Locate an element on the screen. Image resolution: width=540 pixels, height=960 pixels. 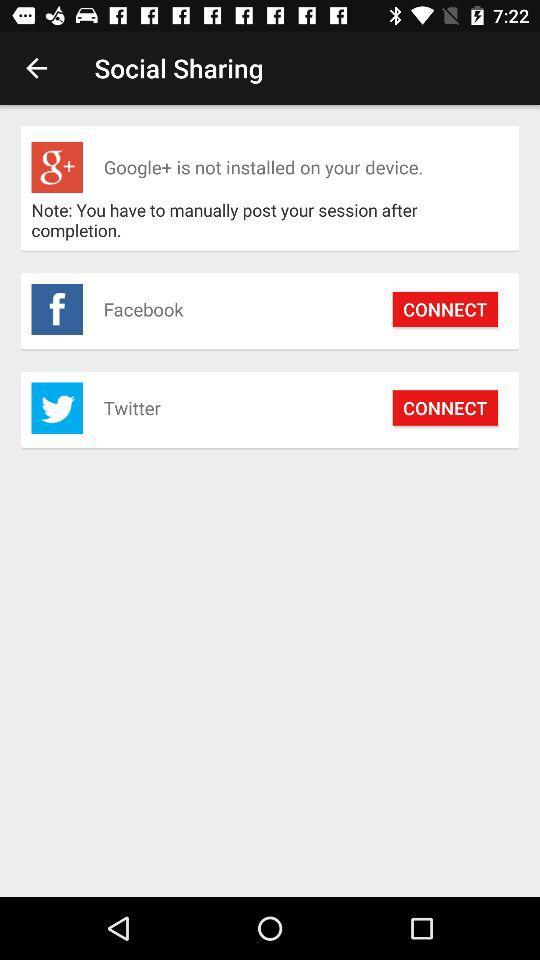
icon next to the social sharing item is located at coordinates (36, 68).